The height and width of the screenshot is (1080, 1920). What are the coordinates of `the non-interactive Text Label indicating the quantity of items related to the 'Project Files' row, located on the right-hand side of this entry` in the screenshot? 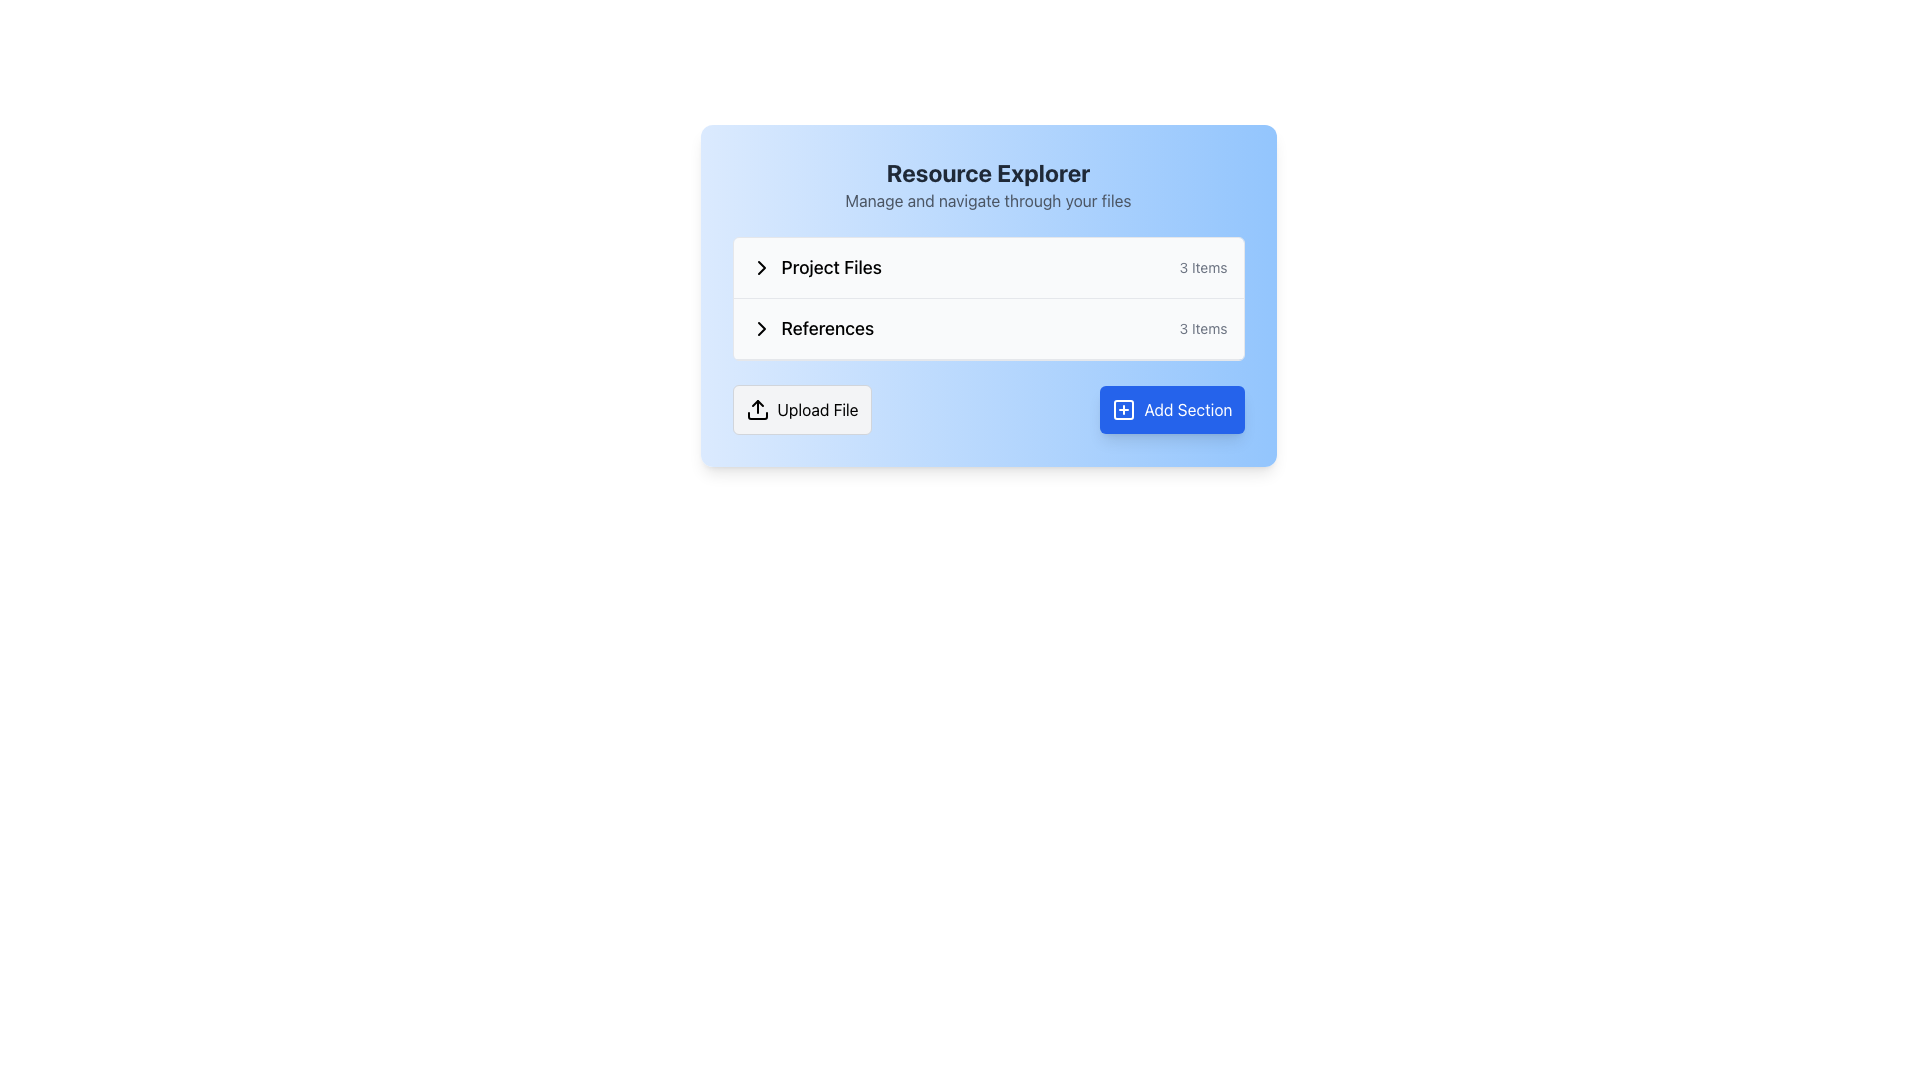 It's located at (1202, 266).